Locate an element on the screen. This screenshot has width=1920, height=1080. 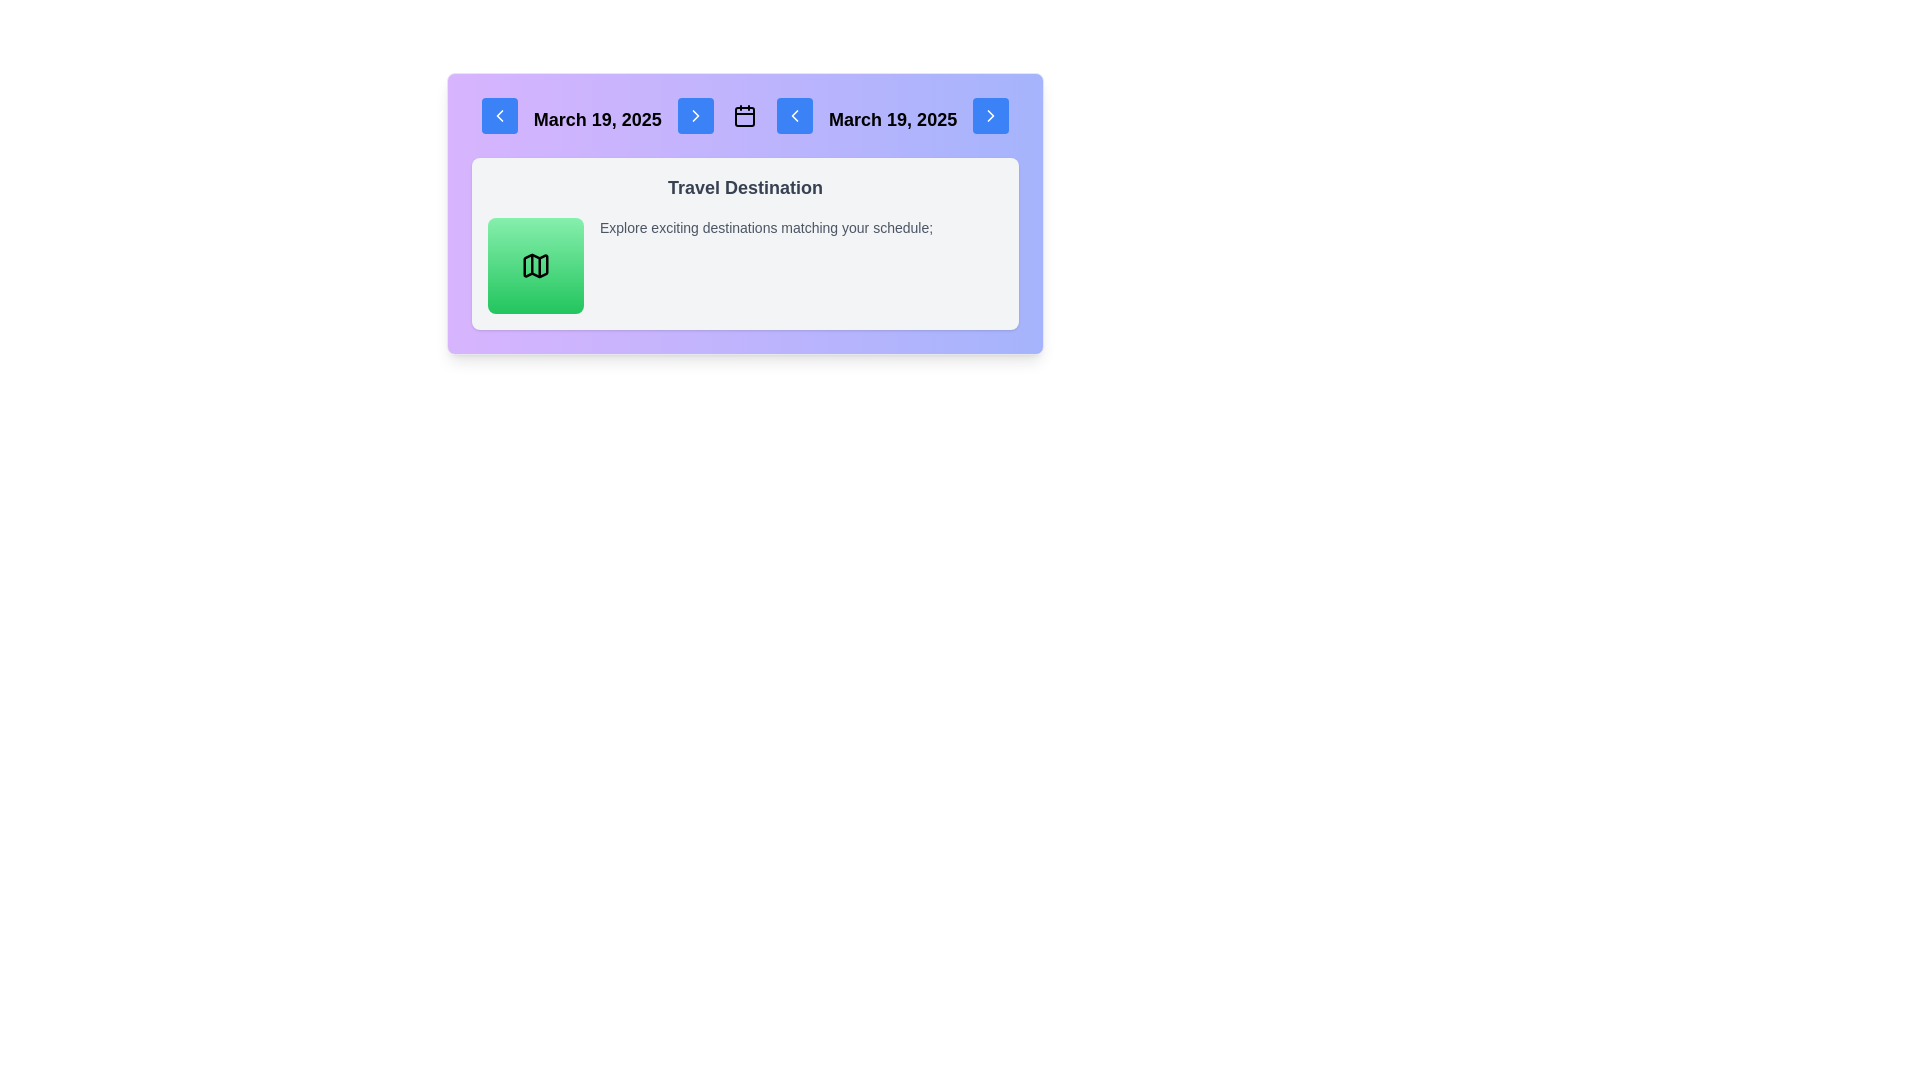
the calendar icon located in the center of the navigation buttons at the top of the card-like interface is located at coordinates (744, 115).